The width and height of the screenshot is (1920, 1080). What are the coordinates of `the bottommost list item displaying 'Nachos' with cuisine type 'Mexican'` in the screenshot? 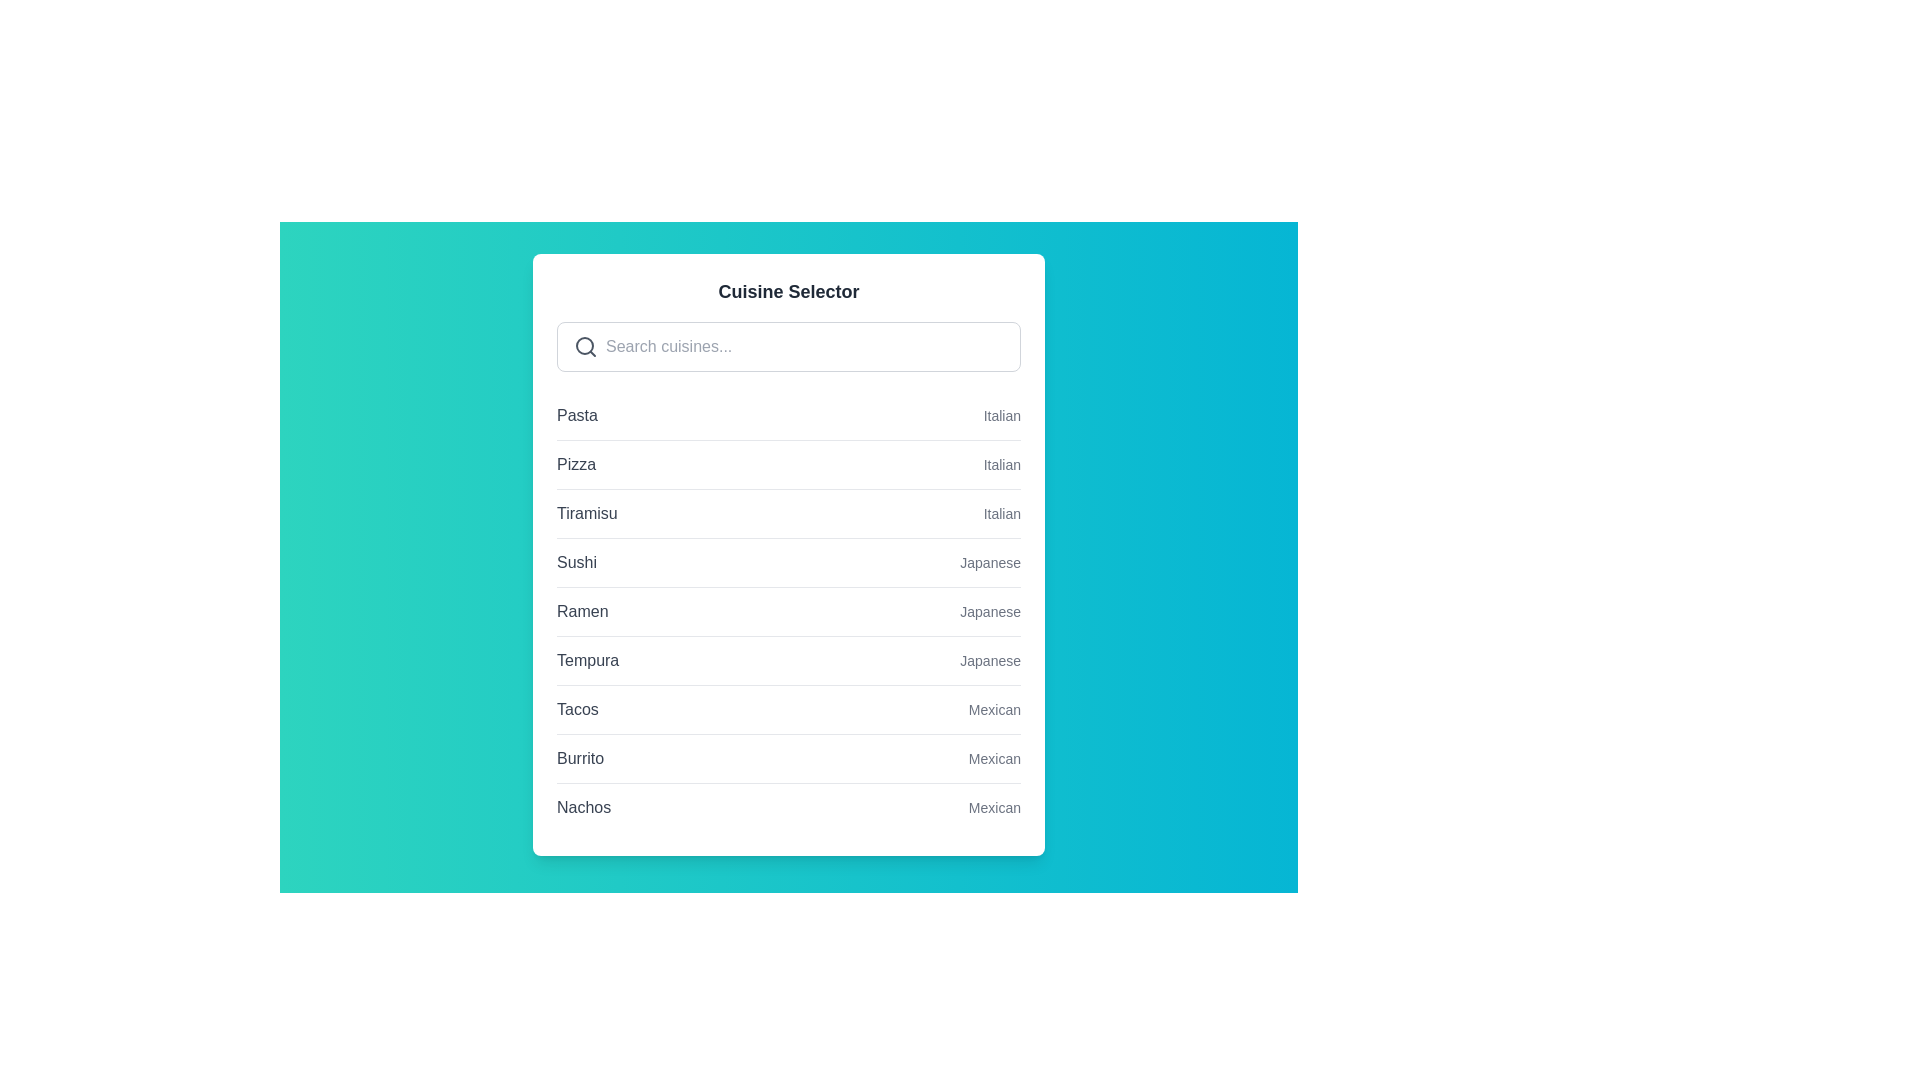 It's located at (787, 806).